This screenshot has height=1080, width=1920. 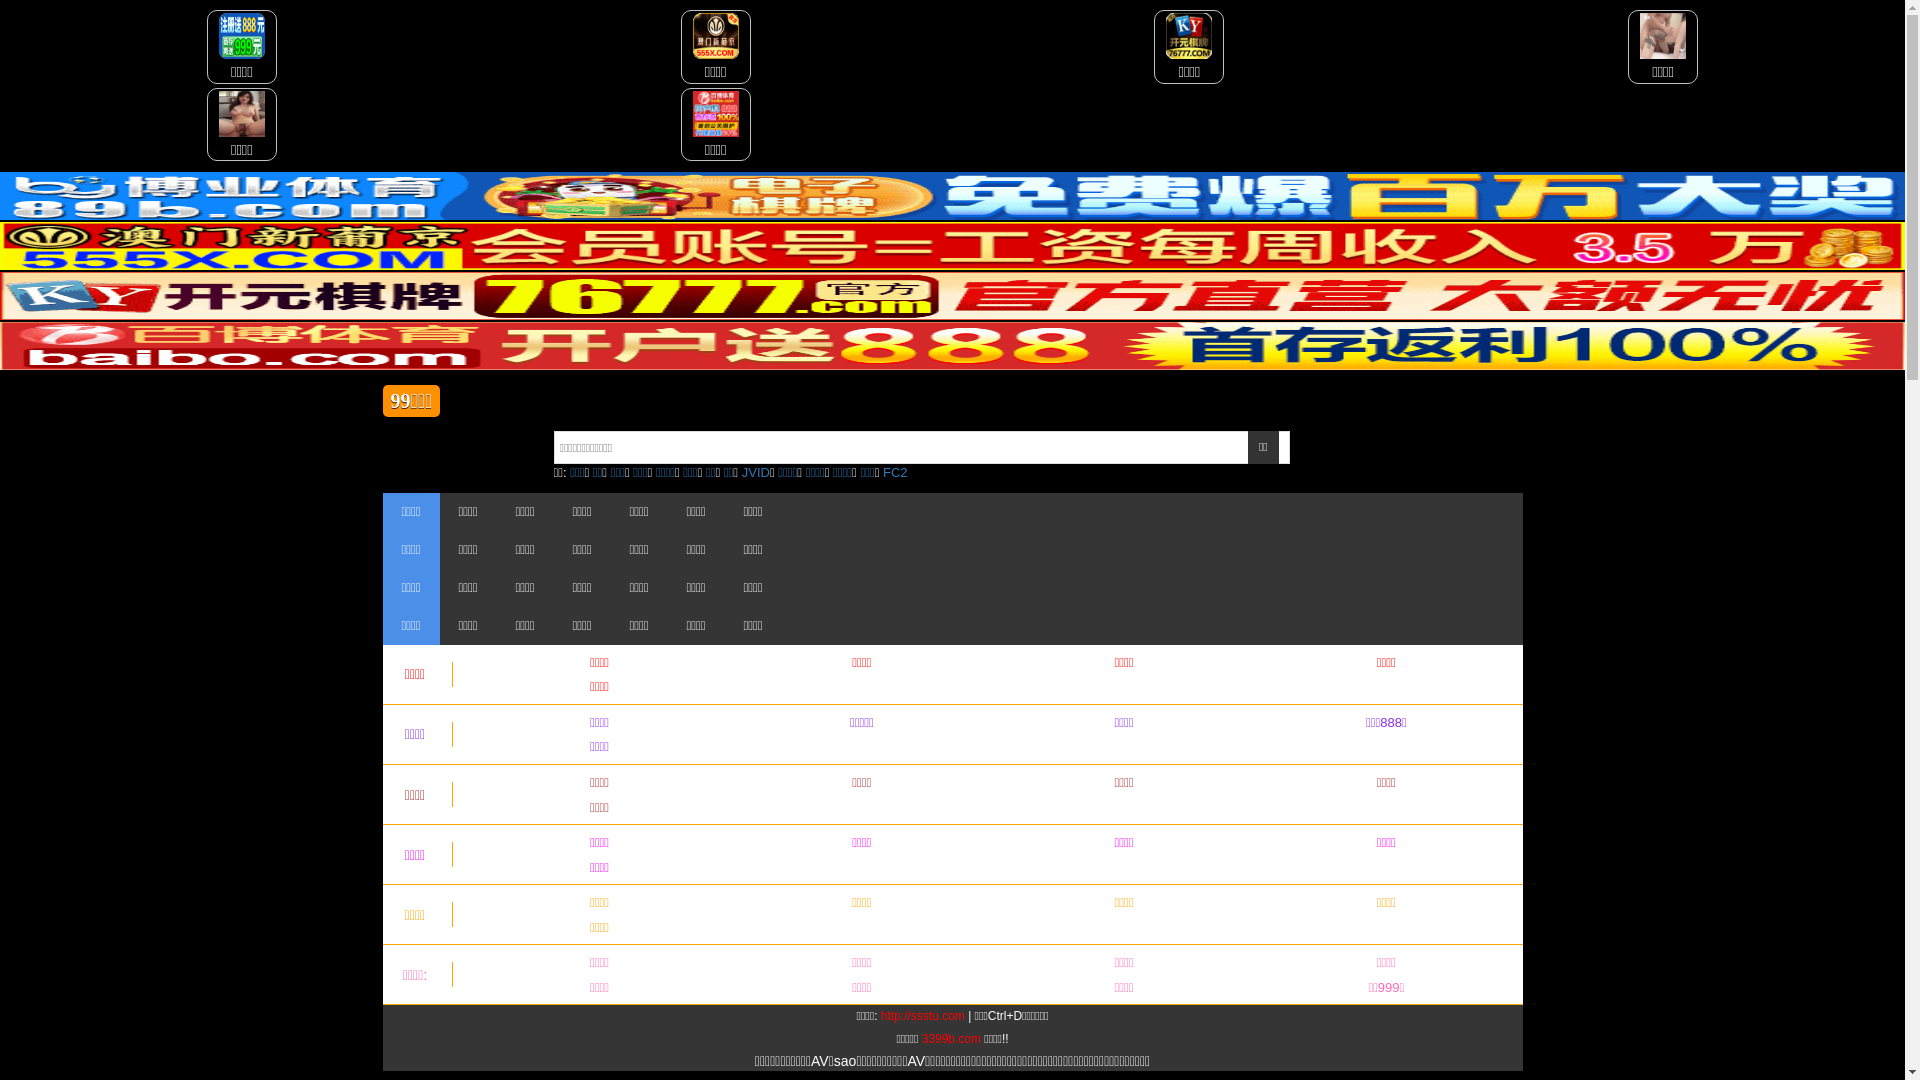 I want to click on 'FC2', so click(x=882, y=472).